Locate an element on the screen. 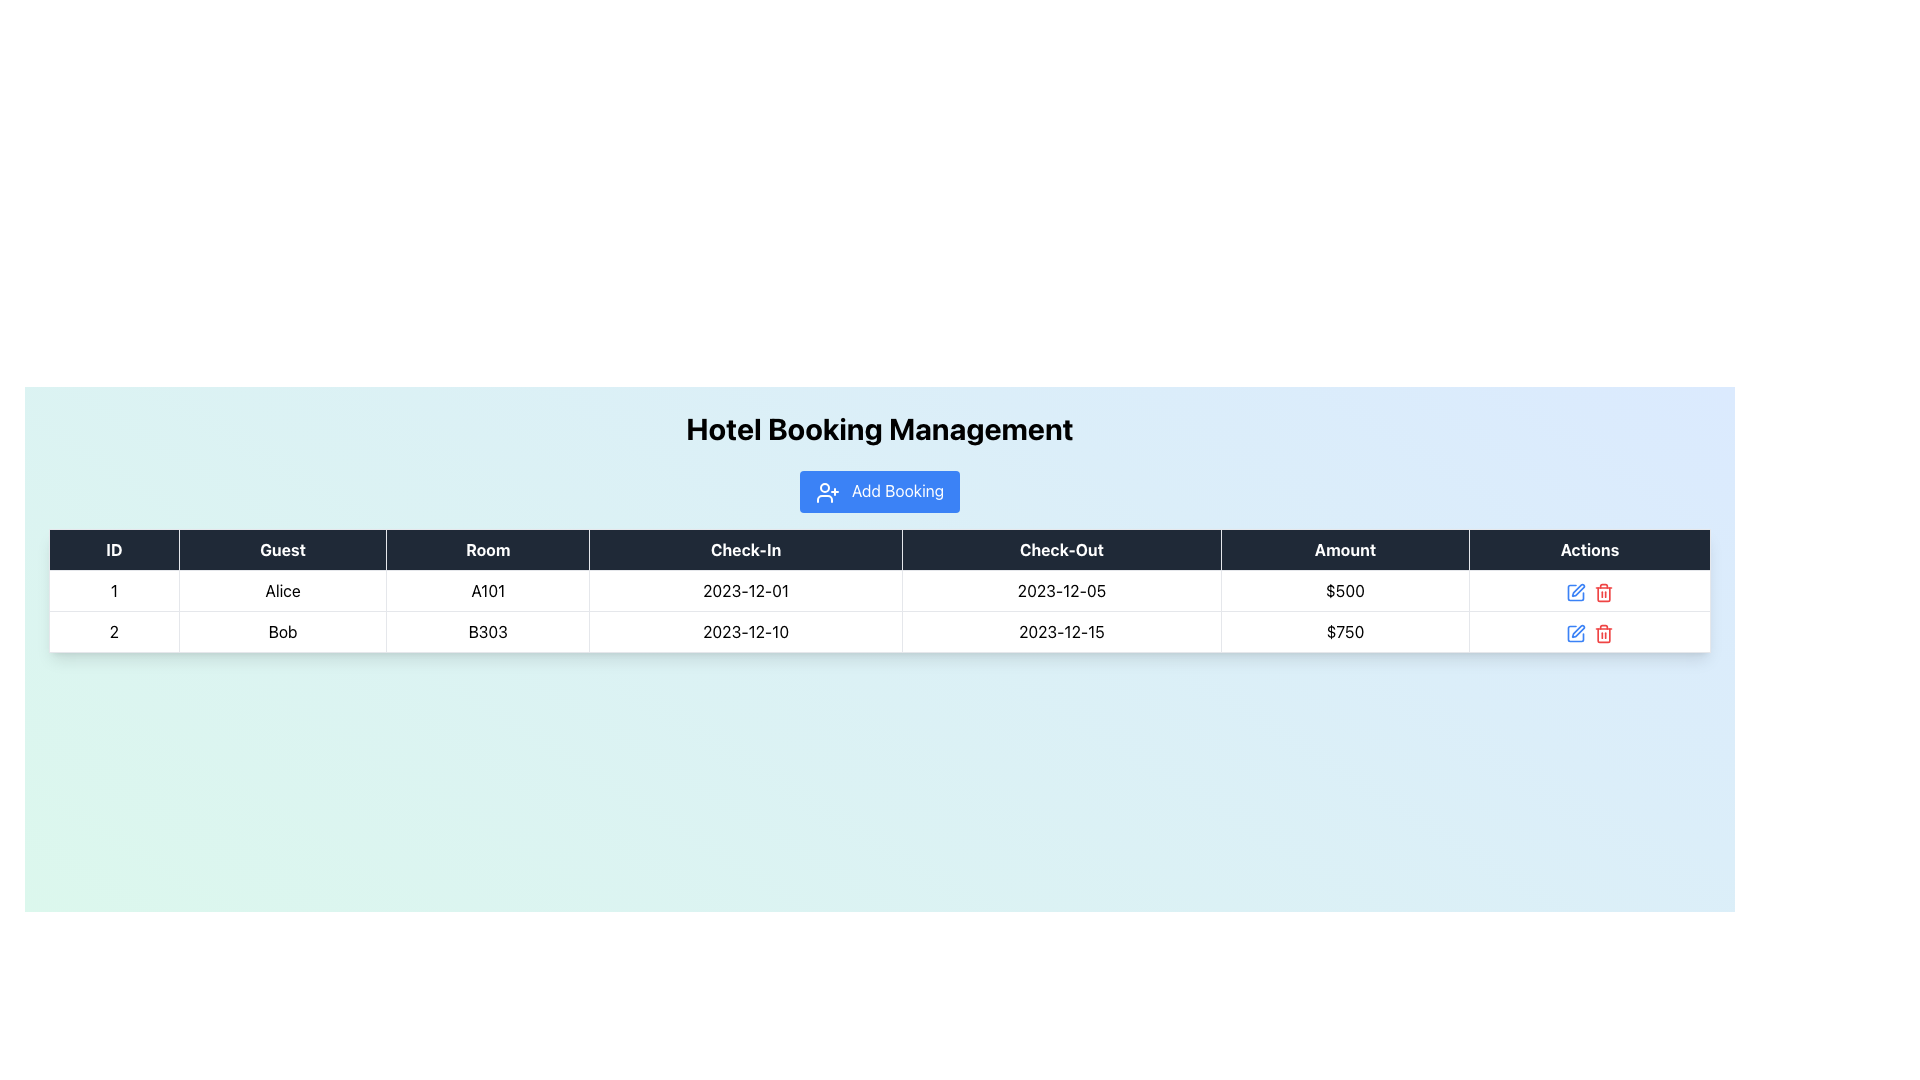  the blue pen icon button in the 'Actions' column of the second row for the booking of guest 'Bob' is located at coordinates (1574, 591).